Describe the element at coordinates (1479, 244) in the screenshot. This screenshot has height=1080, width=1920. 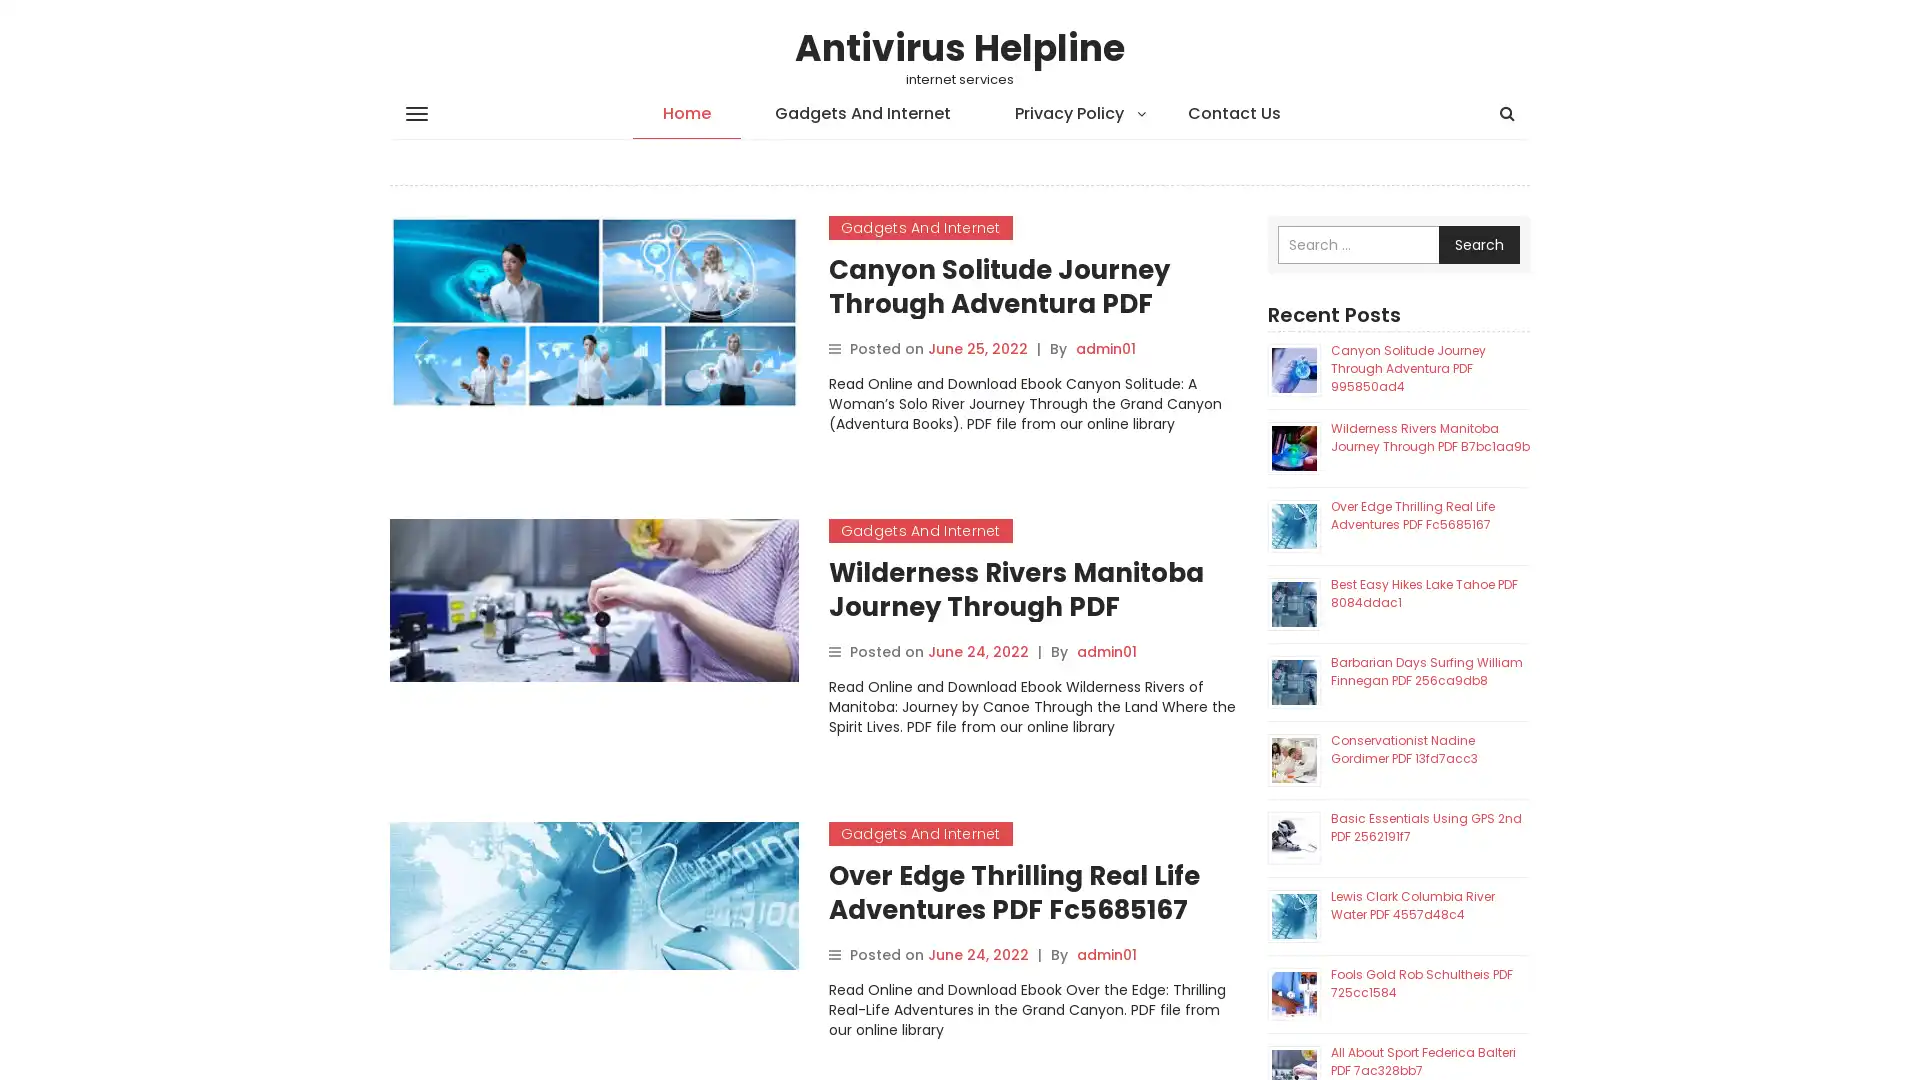
I see `Search` at that location.